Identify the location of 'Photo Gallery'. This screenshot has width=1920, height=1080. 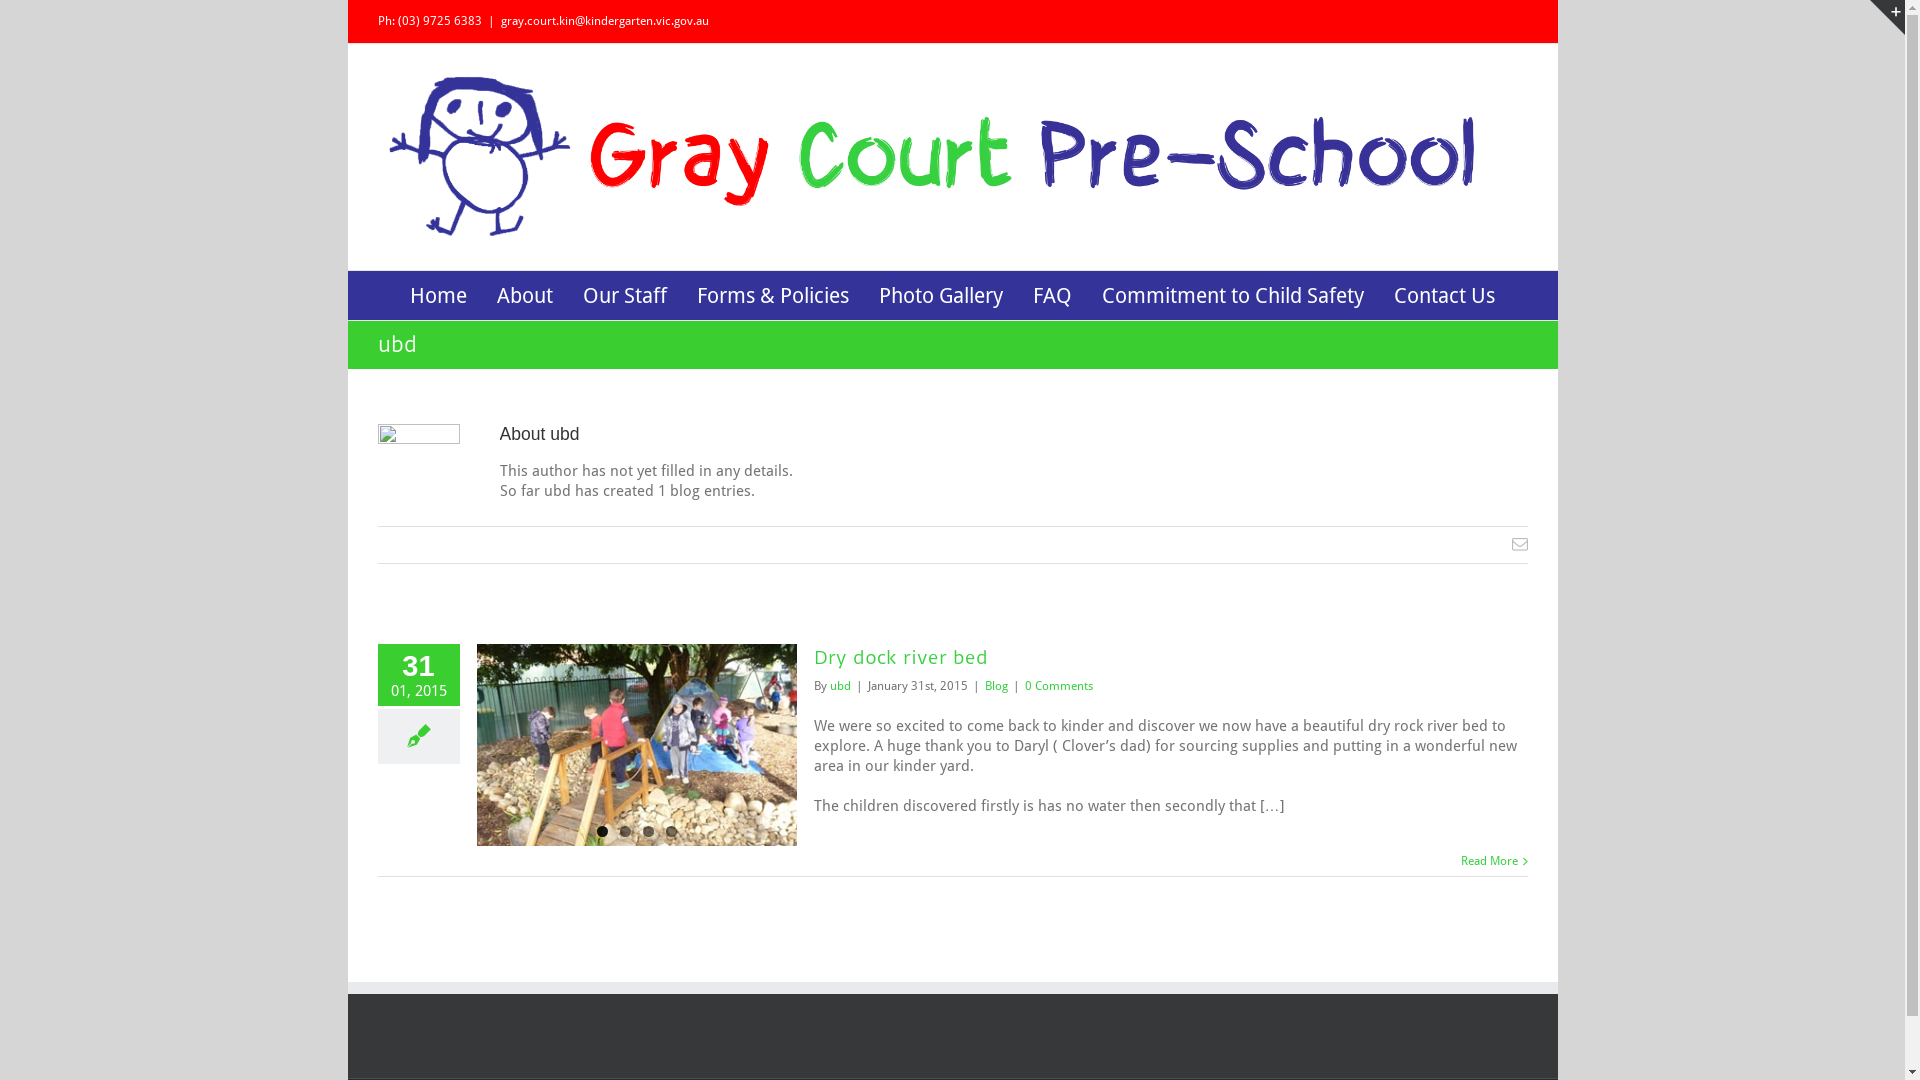
(939, 294).